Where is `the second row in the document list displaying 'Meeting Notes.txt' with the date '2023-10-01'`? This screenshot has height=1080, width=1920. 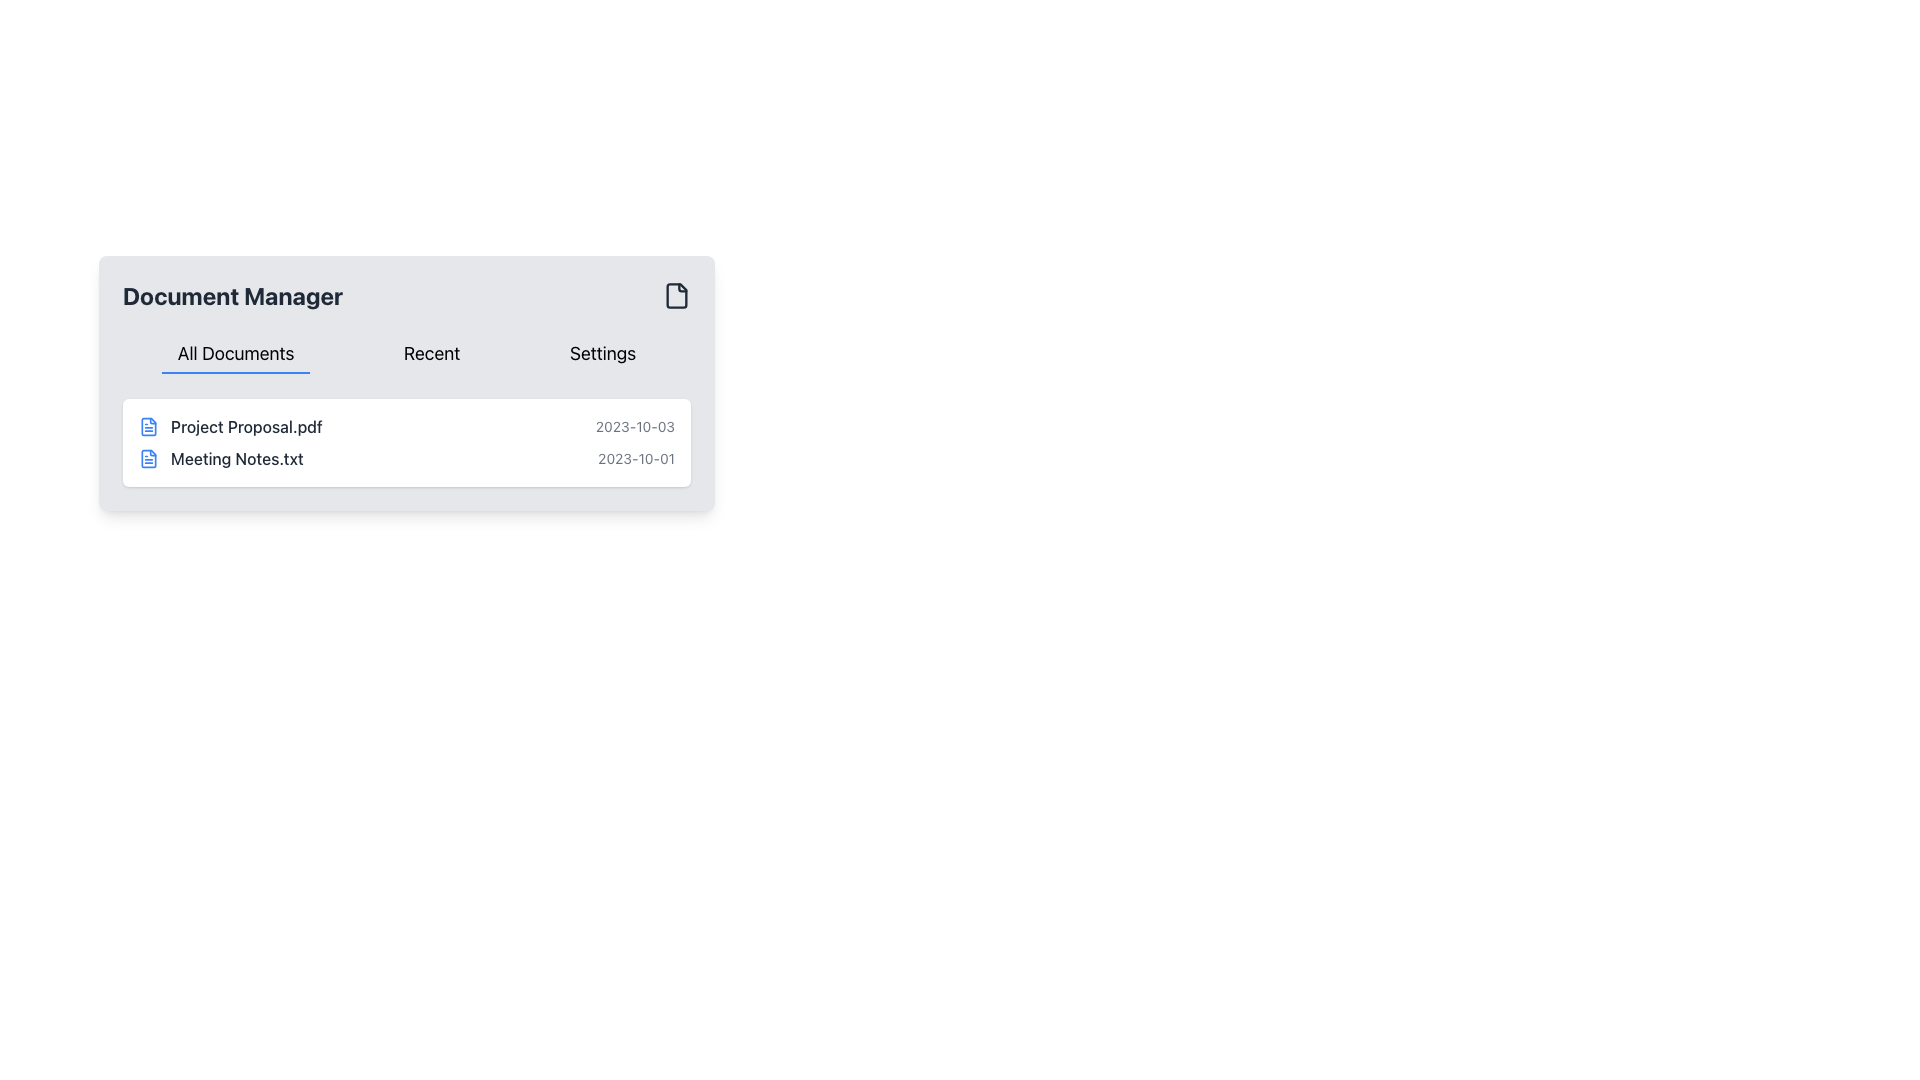 the second row in the document list displaying 'Meeting Notes.txt' with the date '2023-10-01' is located at coordinates (406, 459).